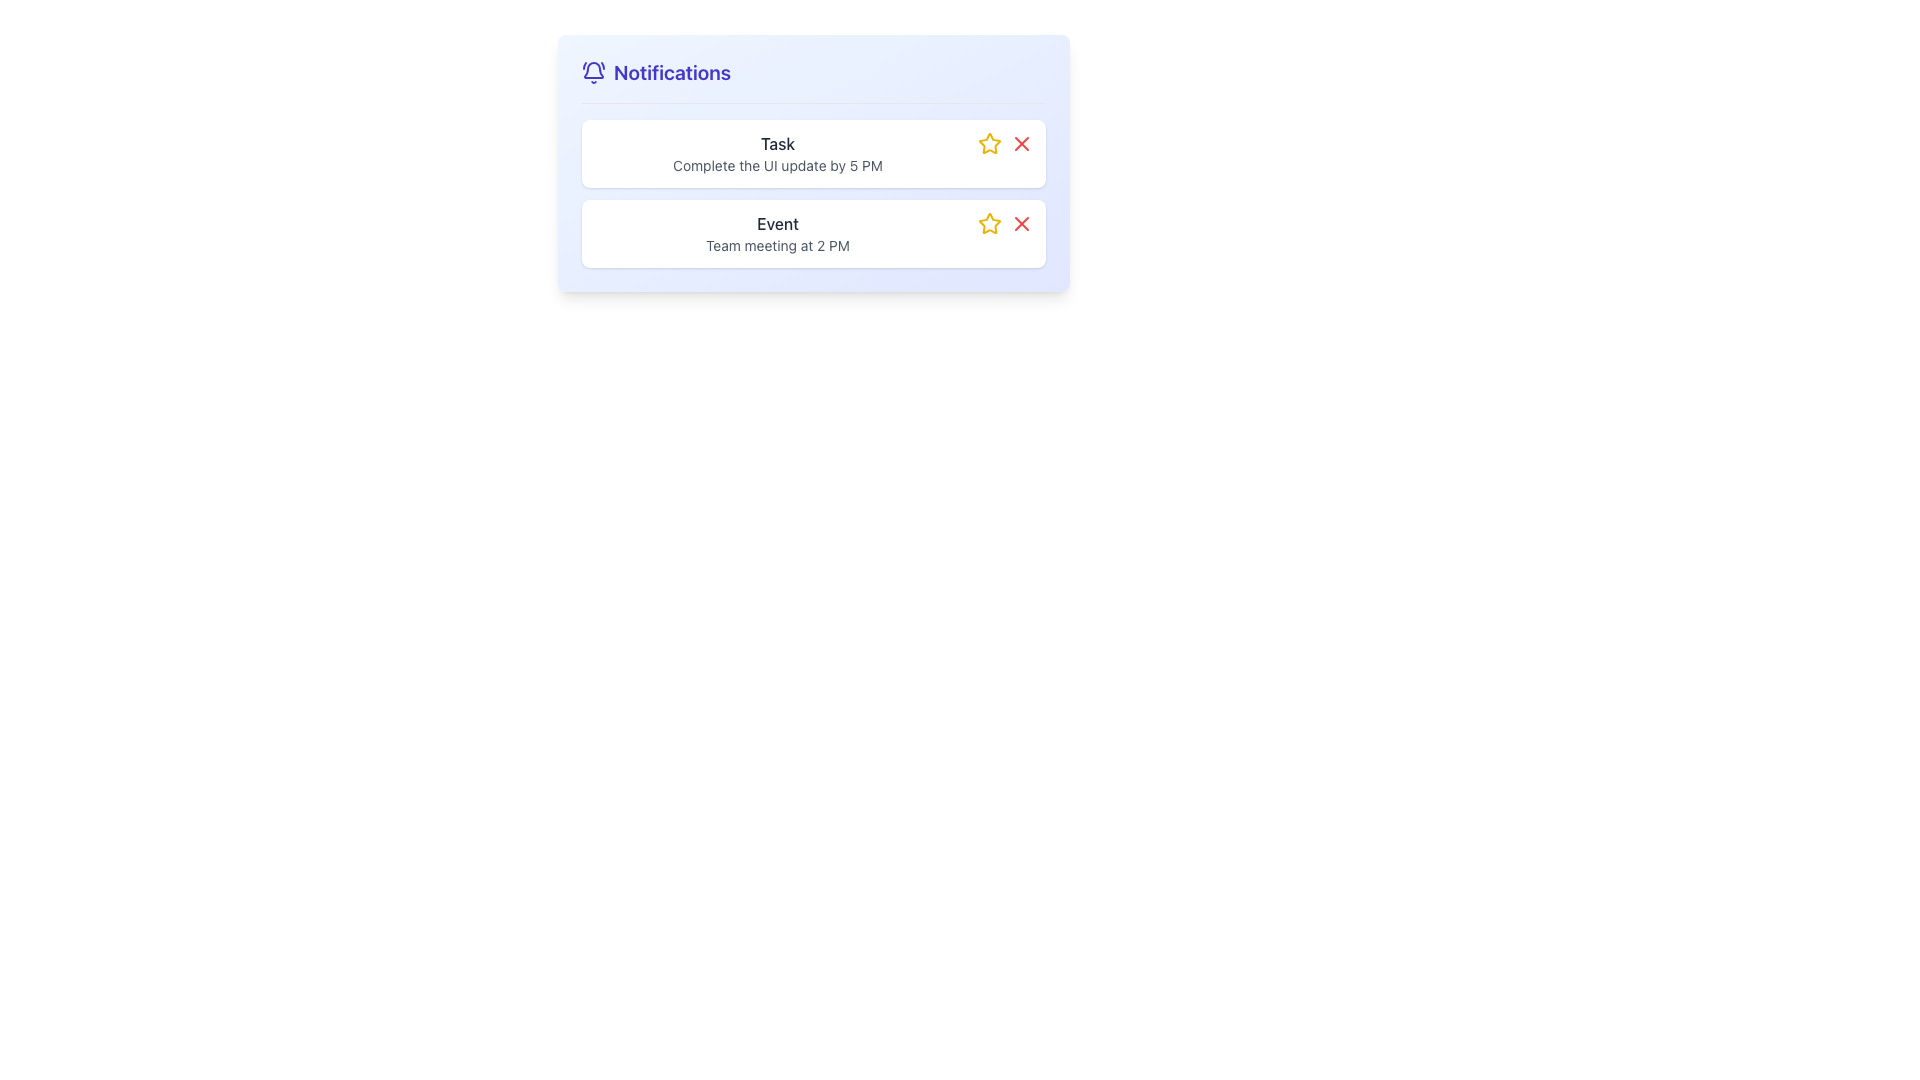 The width and height of the screenshot is (1920, 1080). Describe the element at coordinates (989, 142) in the screenshot. I see `the Interactive Icon (Star) located in the first notification item` at that location.